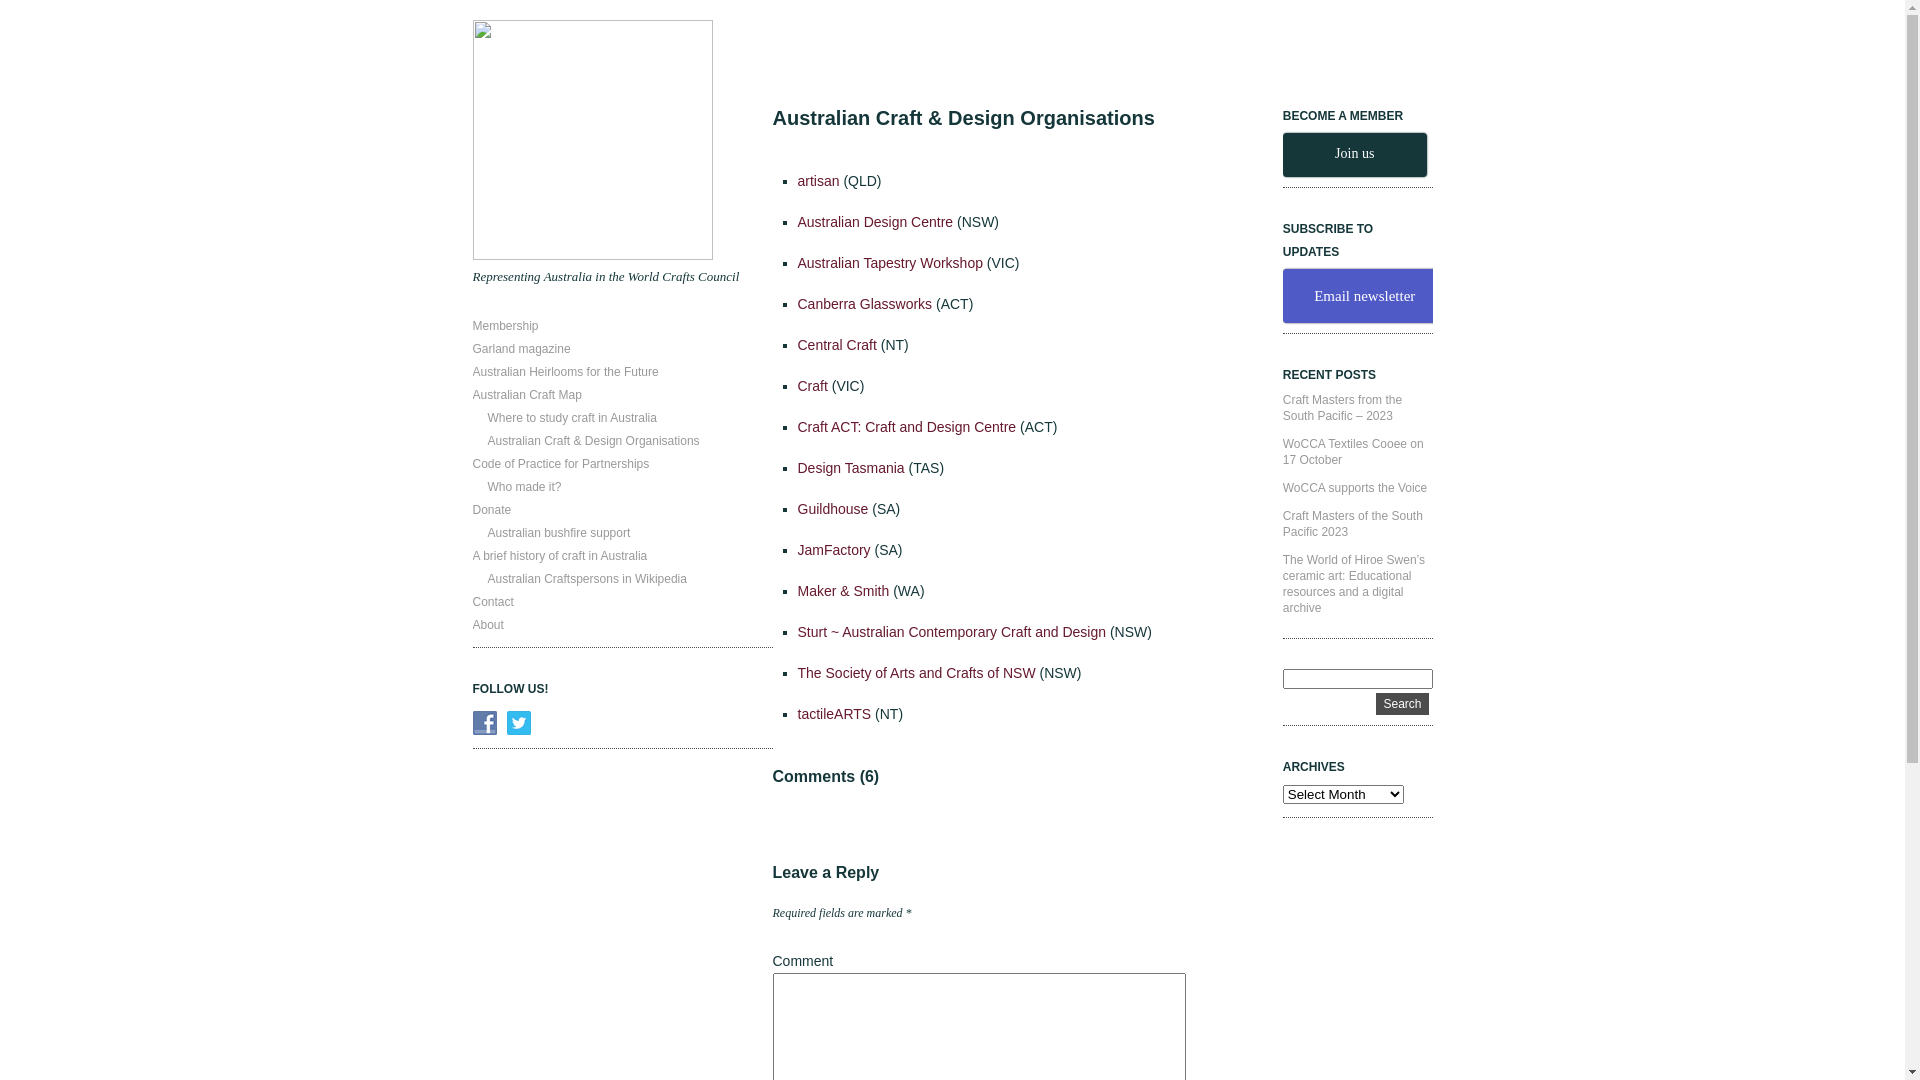 This screenshot has height=1080, width=1920. I want to click on 'Central Craft', so click(837, 343).